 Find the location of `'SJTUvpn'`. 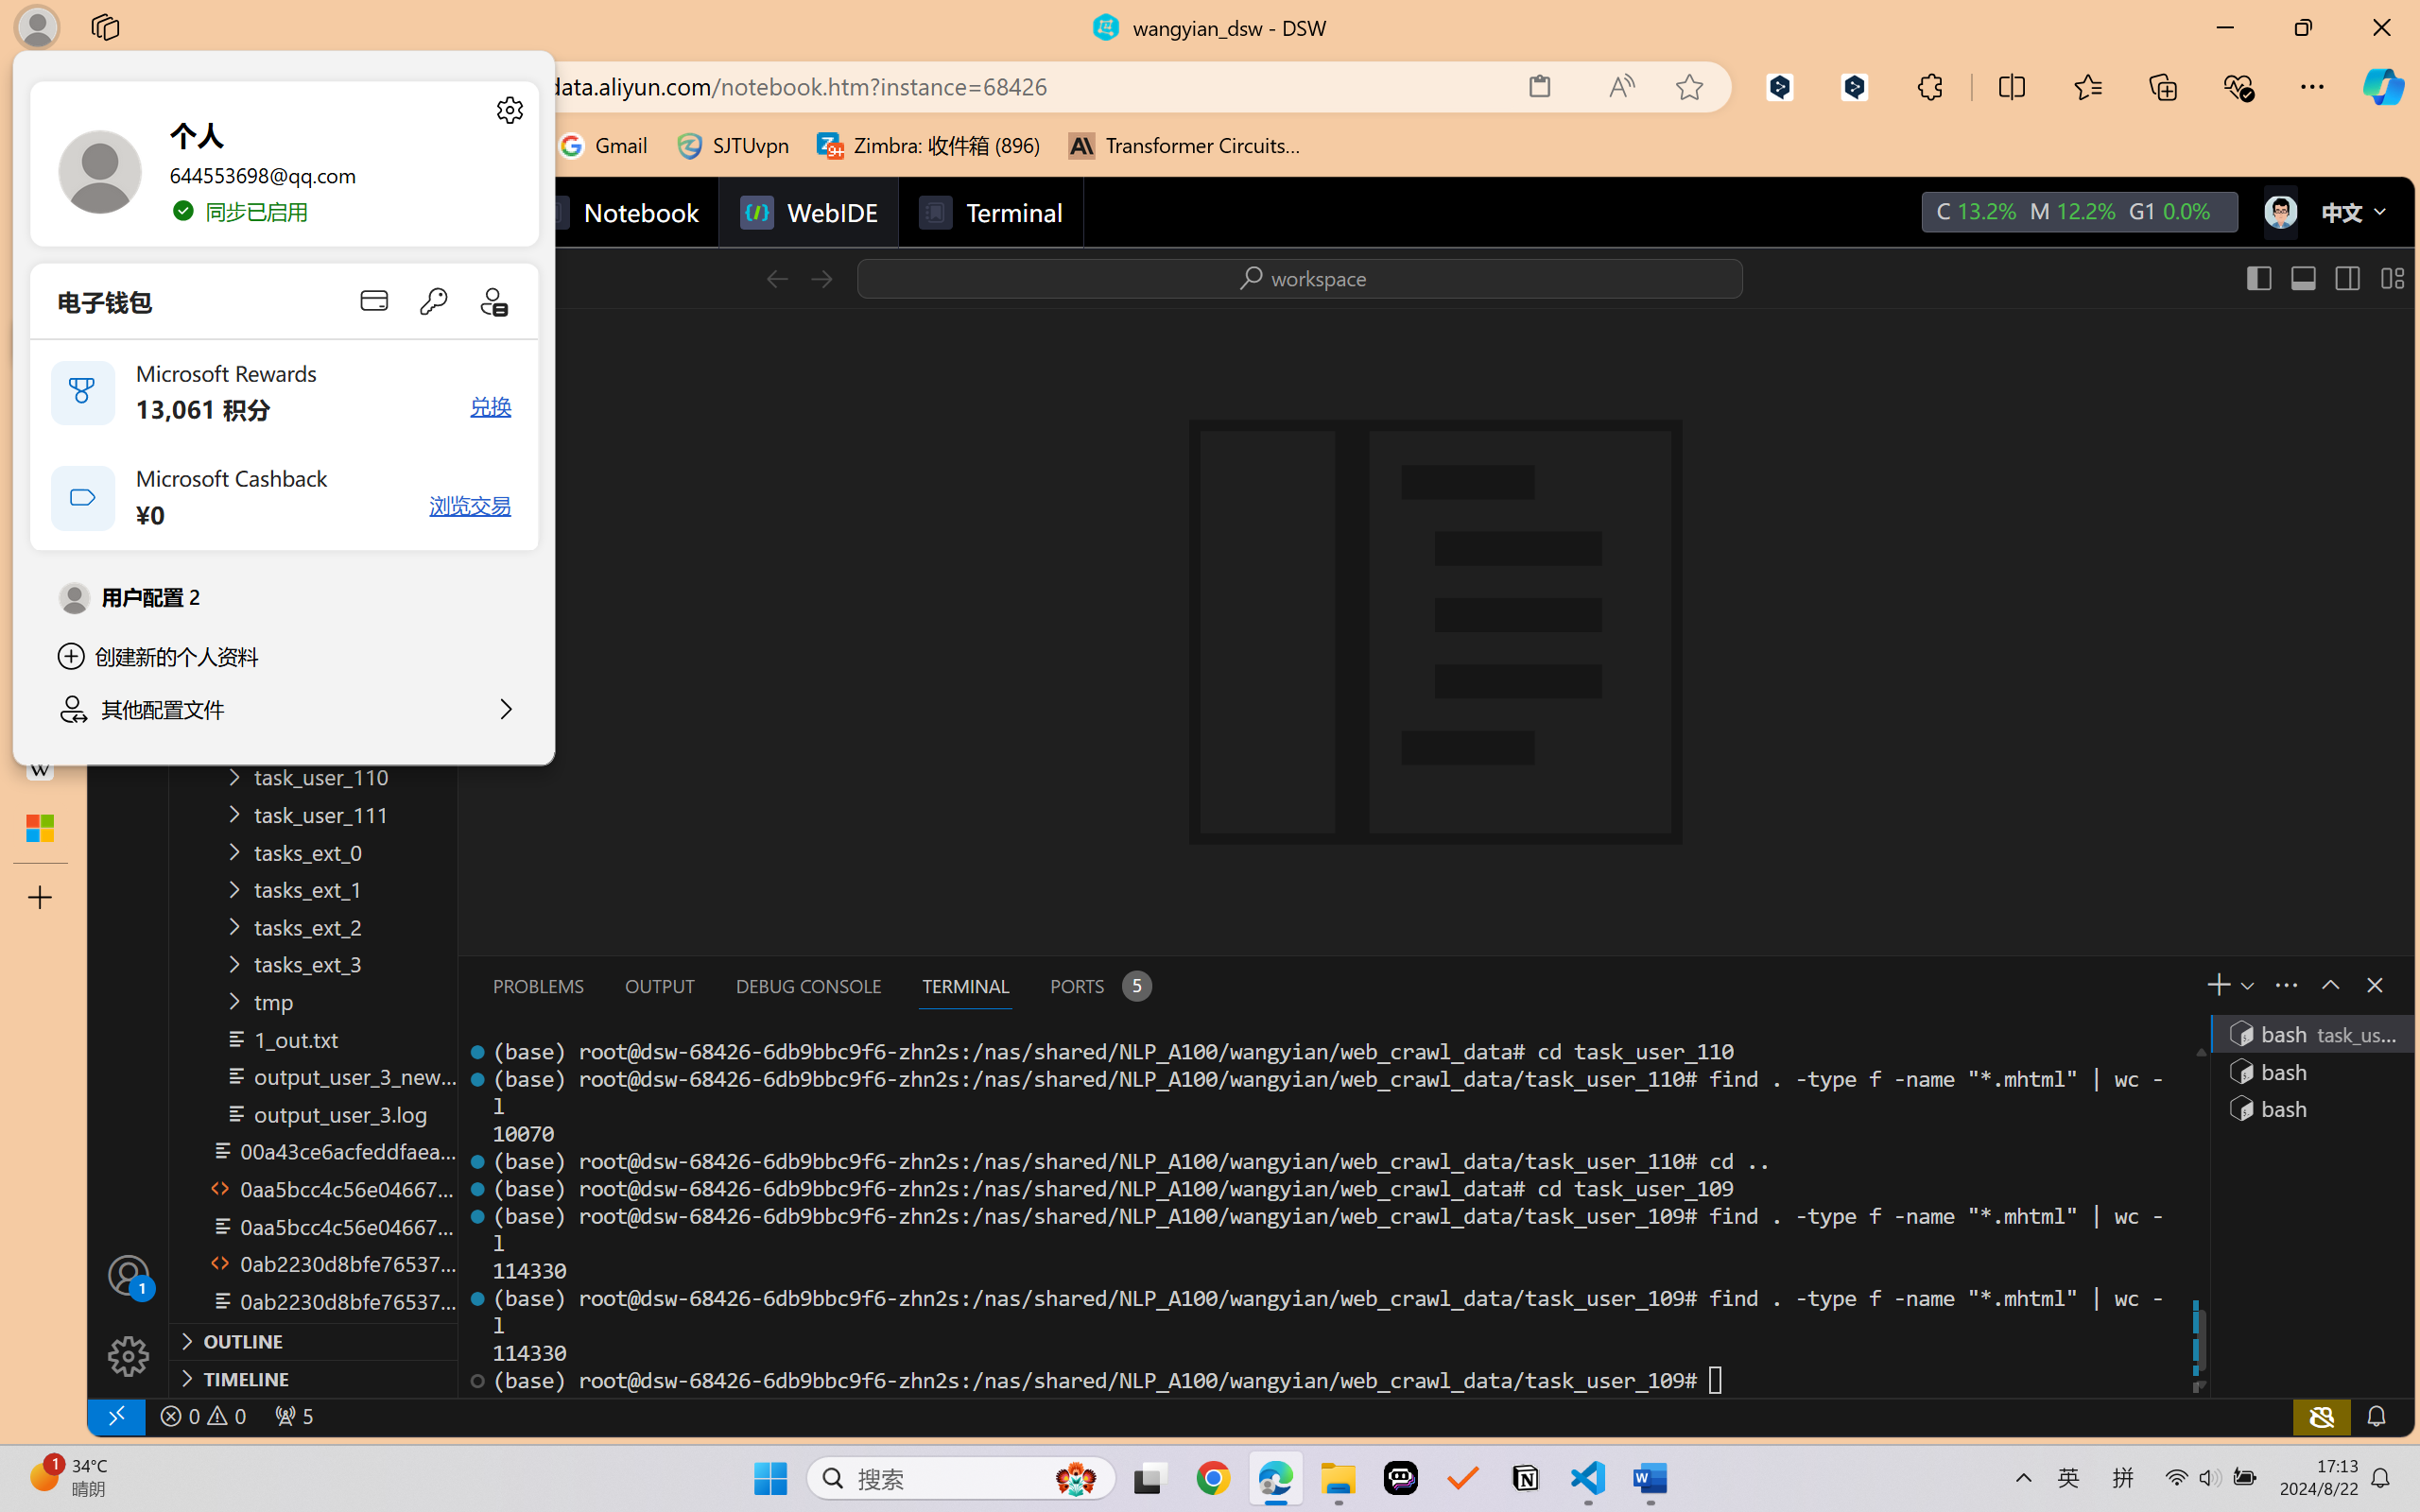

'SJTUvpn' is located at coordinates (732, 145).